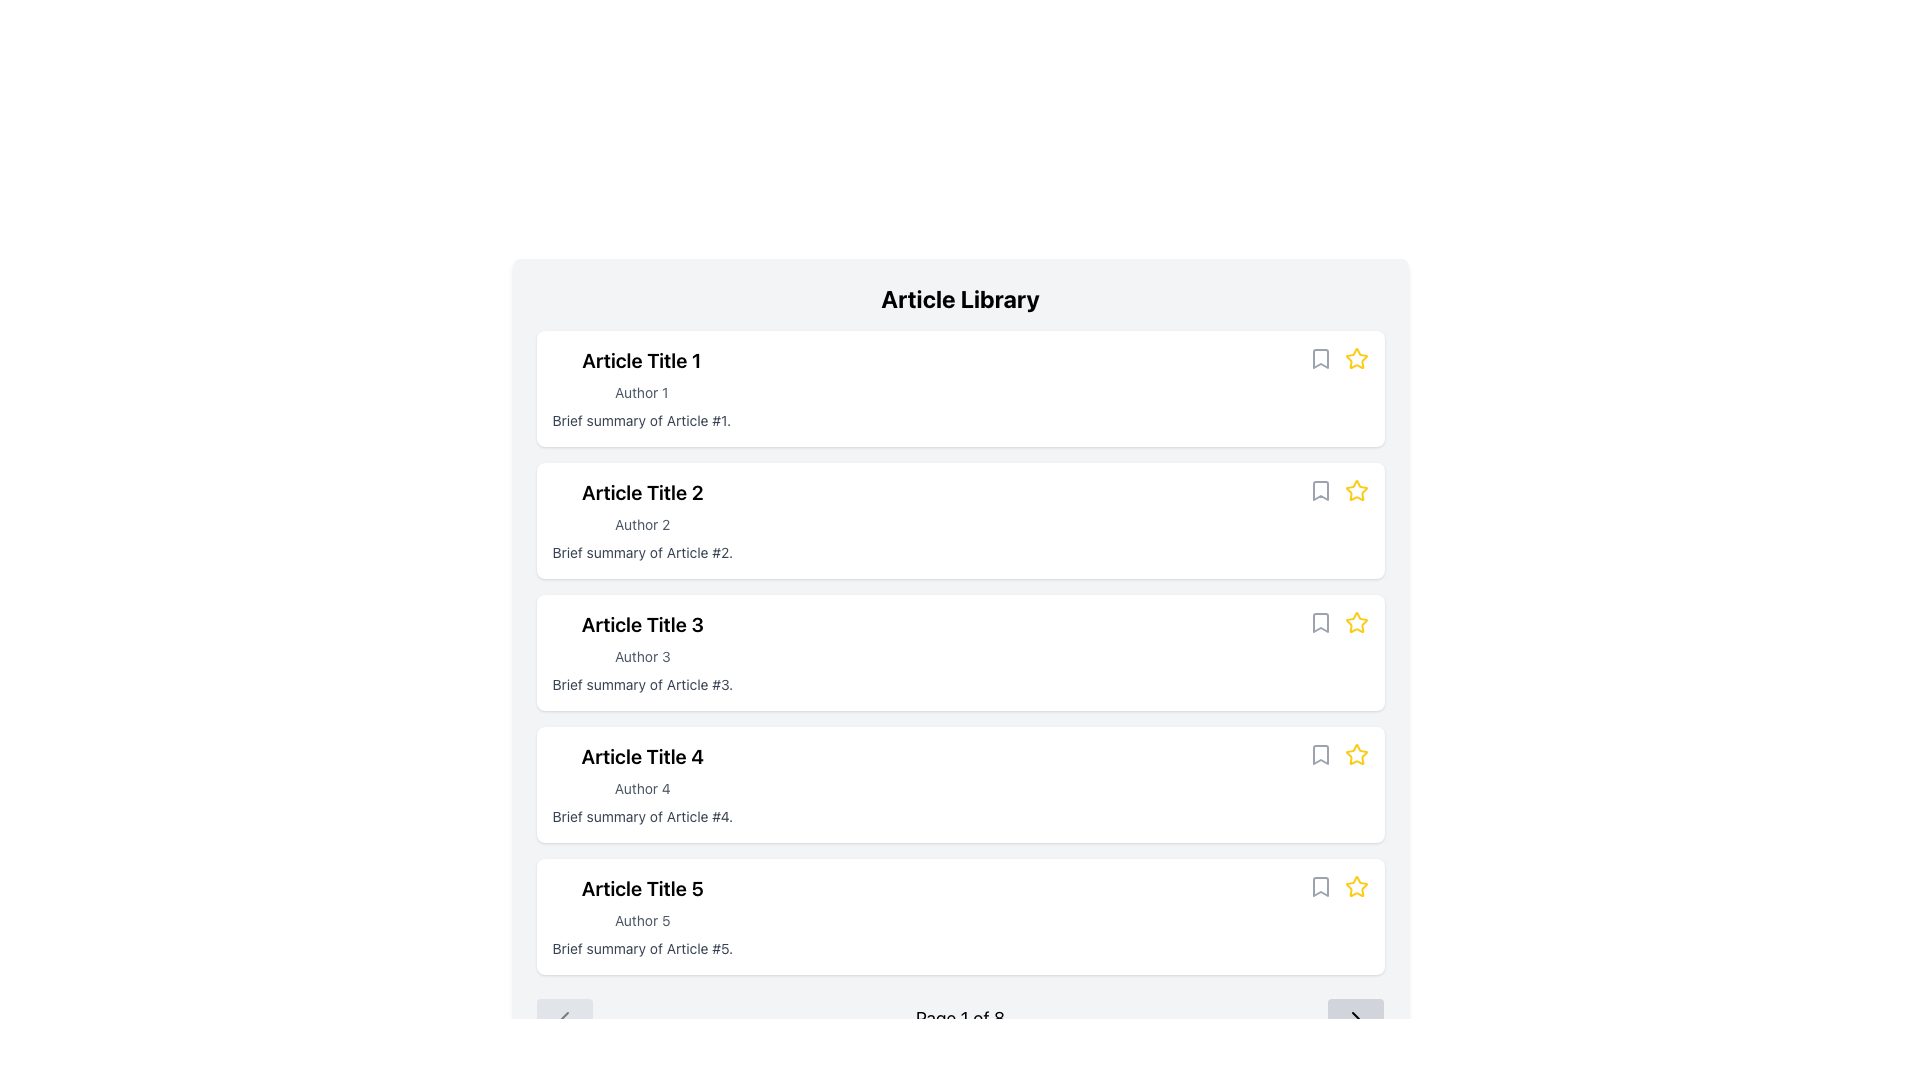 This screenshot has width=1920, height=1080. What do you see at coordinates (563, 1018) in the screenshot?
I see `the disabled previous page button in the pagination controls located below the 'Article Library' list` at bounding box center [563, 1018].